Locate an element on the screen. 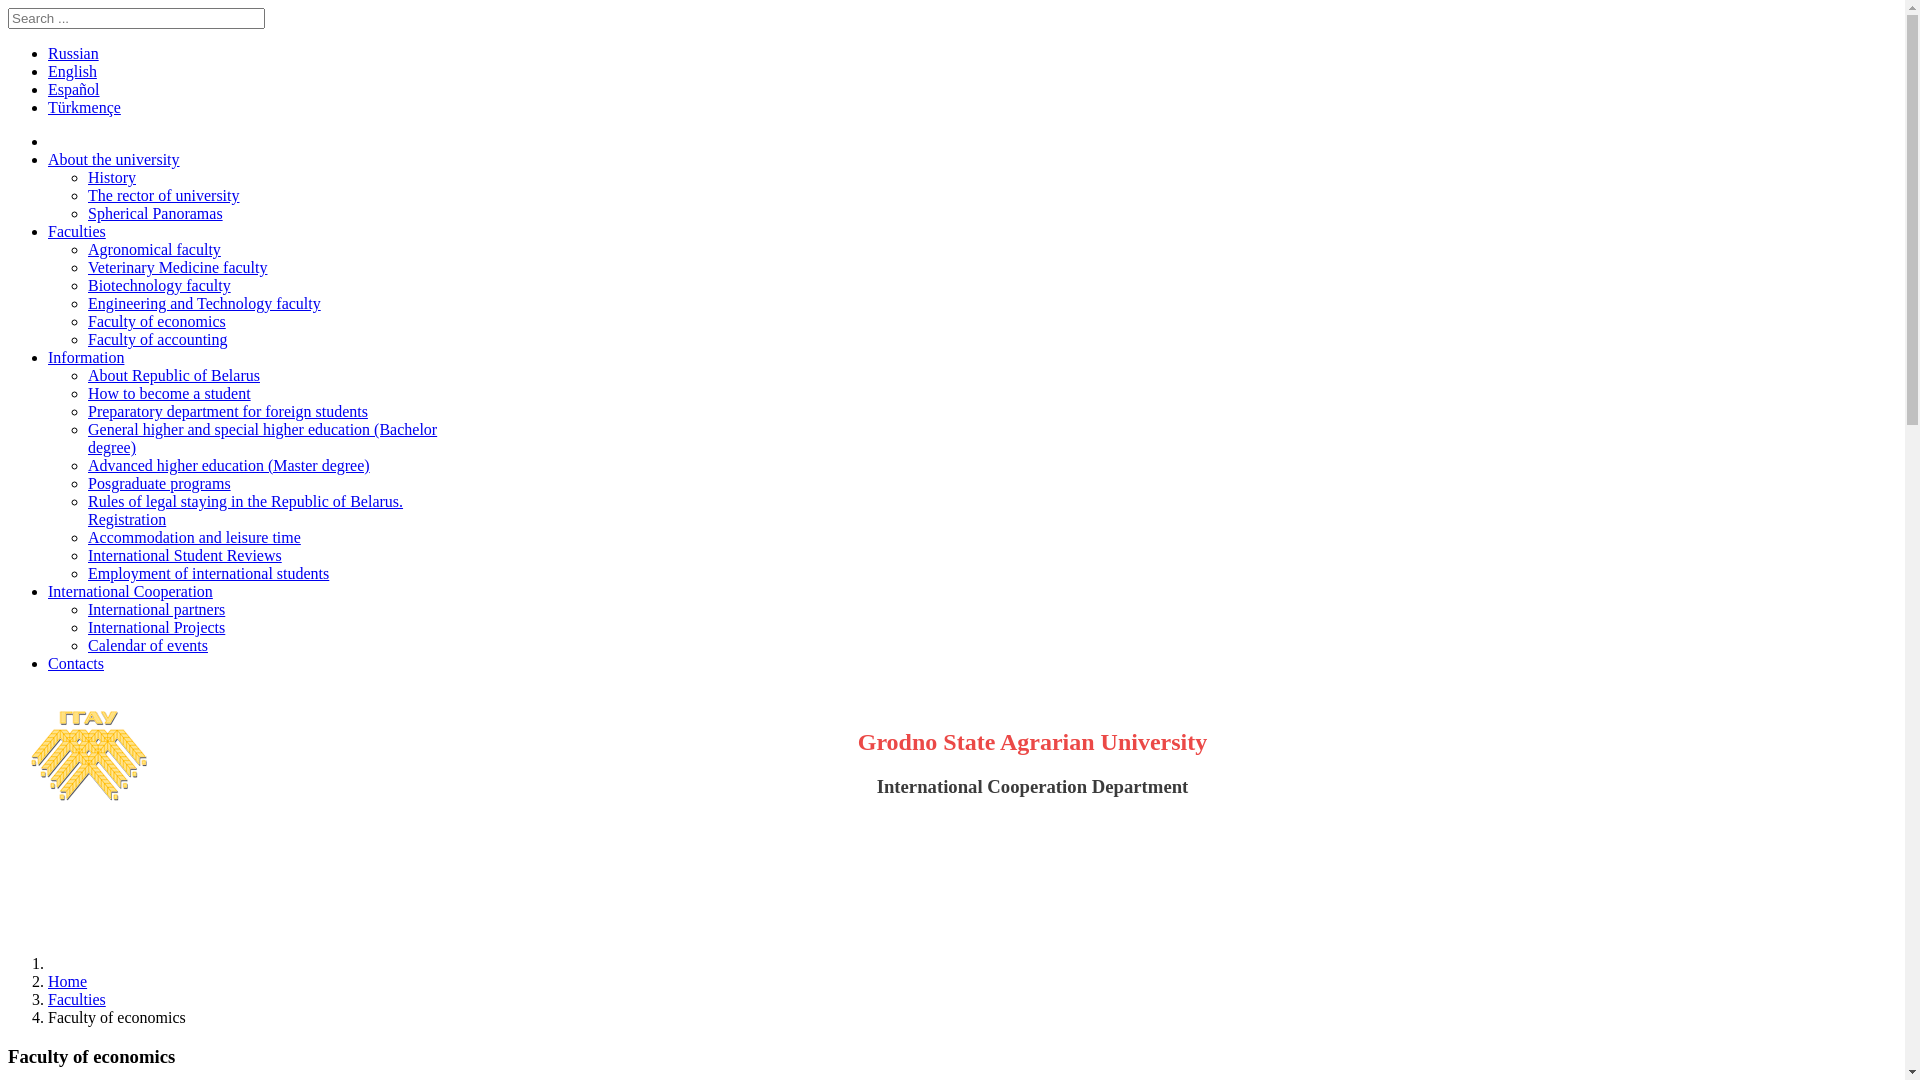  'International partners' is located at coordinates (155, 608).